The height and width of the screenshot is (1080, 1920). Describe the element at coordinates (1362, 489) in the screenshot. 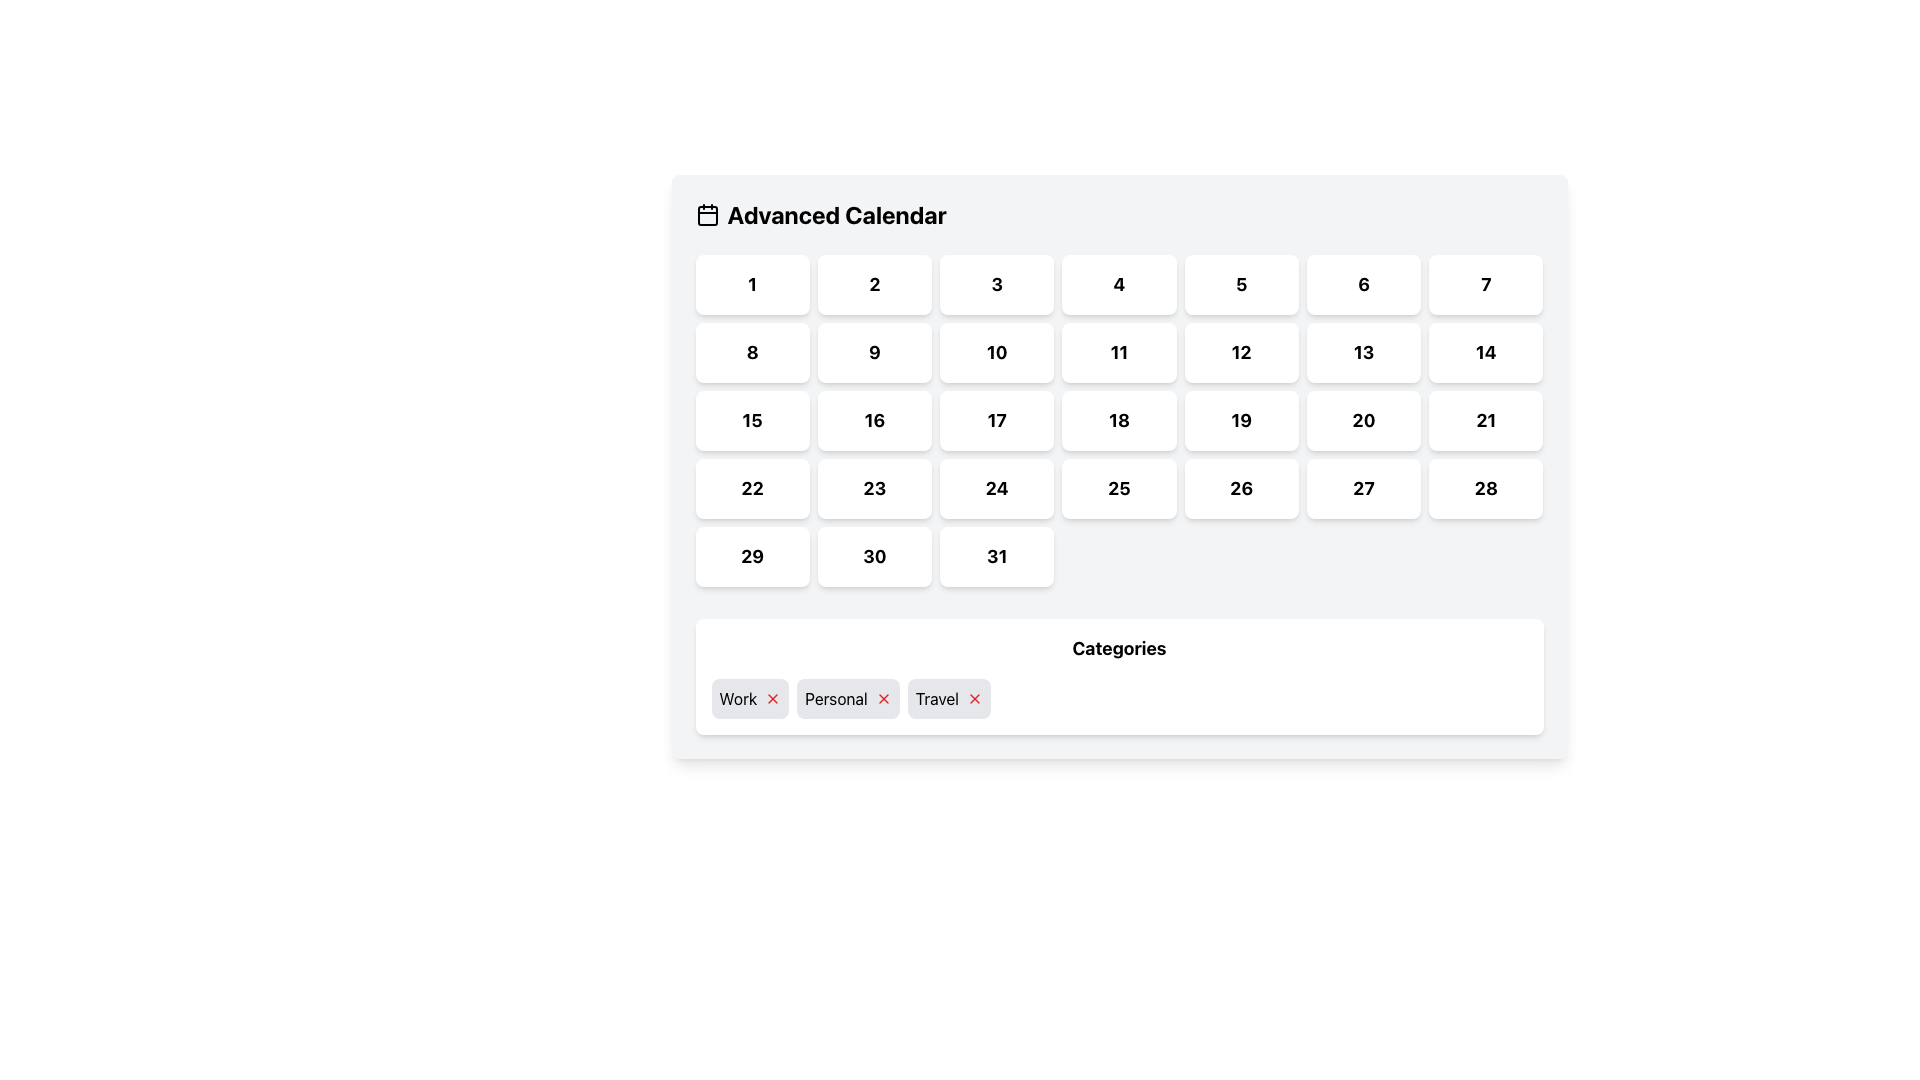

I see `the white square button with the text '27' in bold black font, located in the sixth row and fourth column of the grid layout` at that location.